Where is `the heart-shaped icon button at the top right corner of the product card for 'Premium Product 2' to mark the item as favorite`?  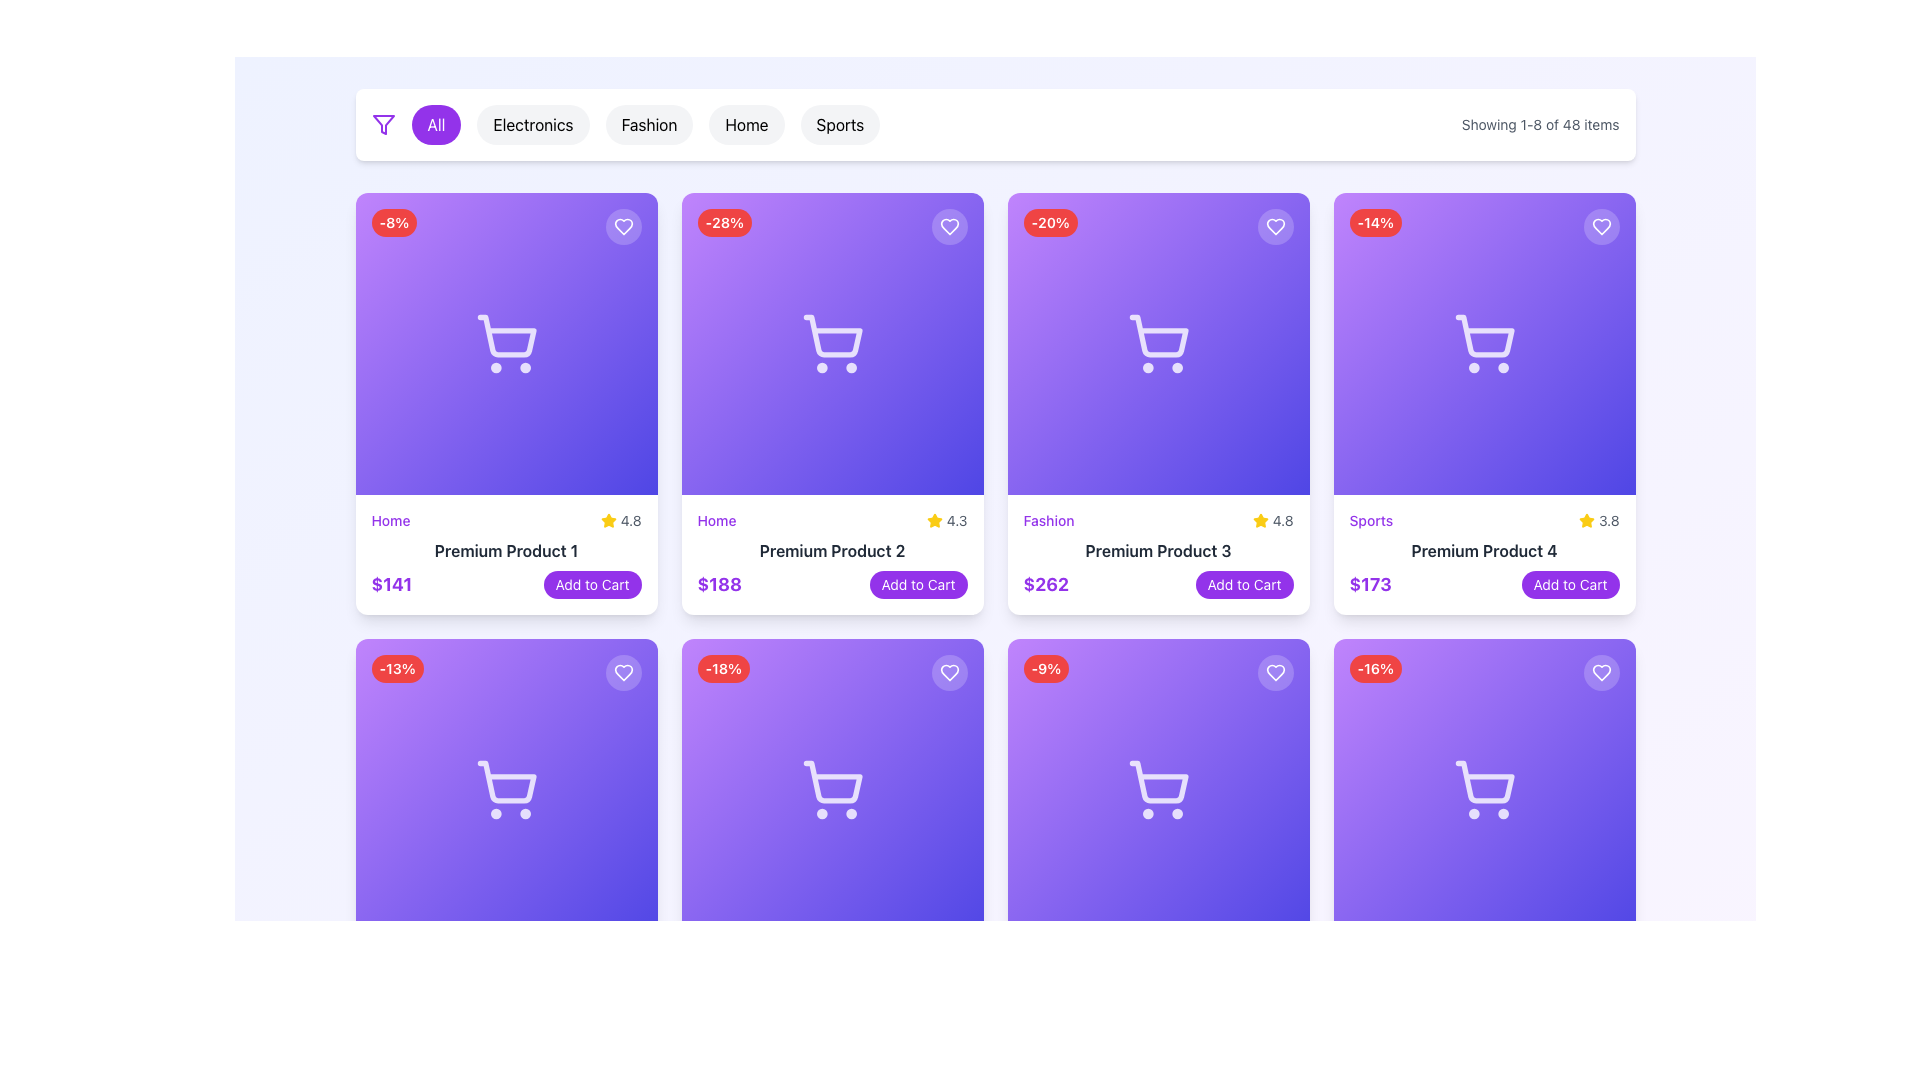
the heart-shaped icon button at the top right corner of the product card for 'Premium Product 2' to mark the item as favorite is located at coordinates (622, 672).